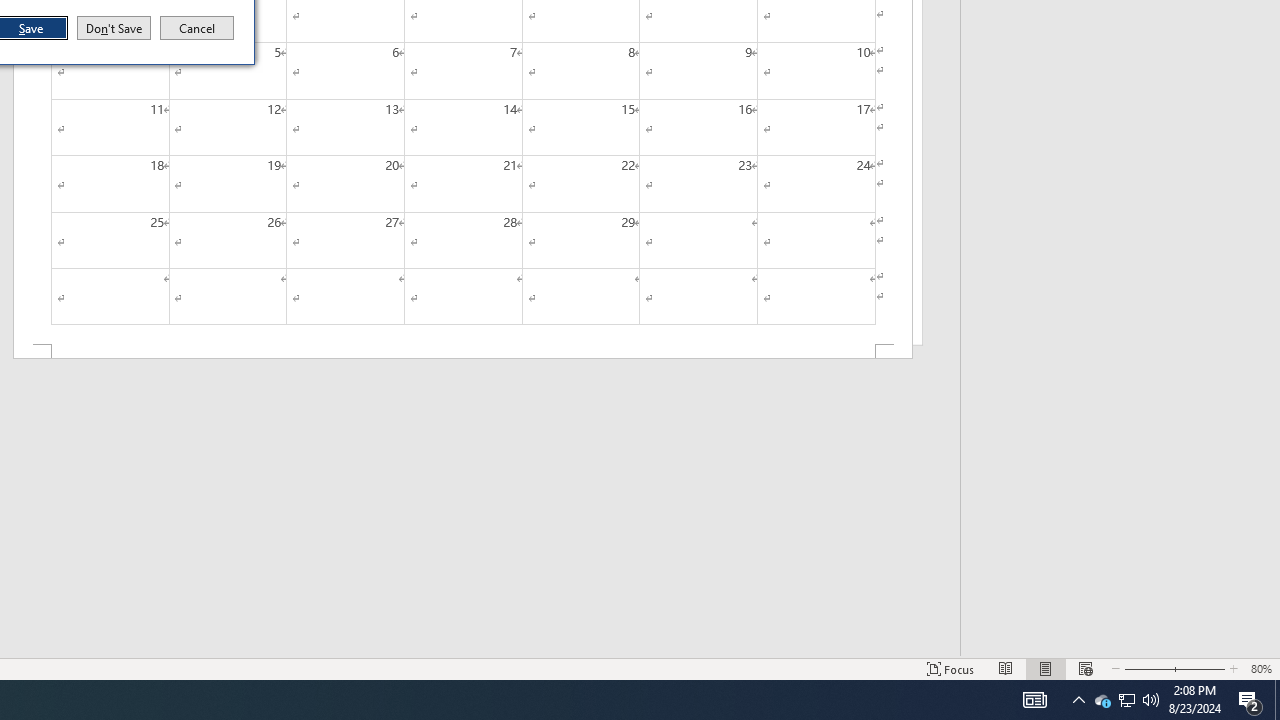 The image size is (1280, 720). What do you see at coordinates (1276, 698) in the screenshot?
I see `'Show desktop'` at bounding box center [1276, 698].